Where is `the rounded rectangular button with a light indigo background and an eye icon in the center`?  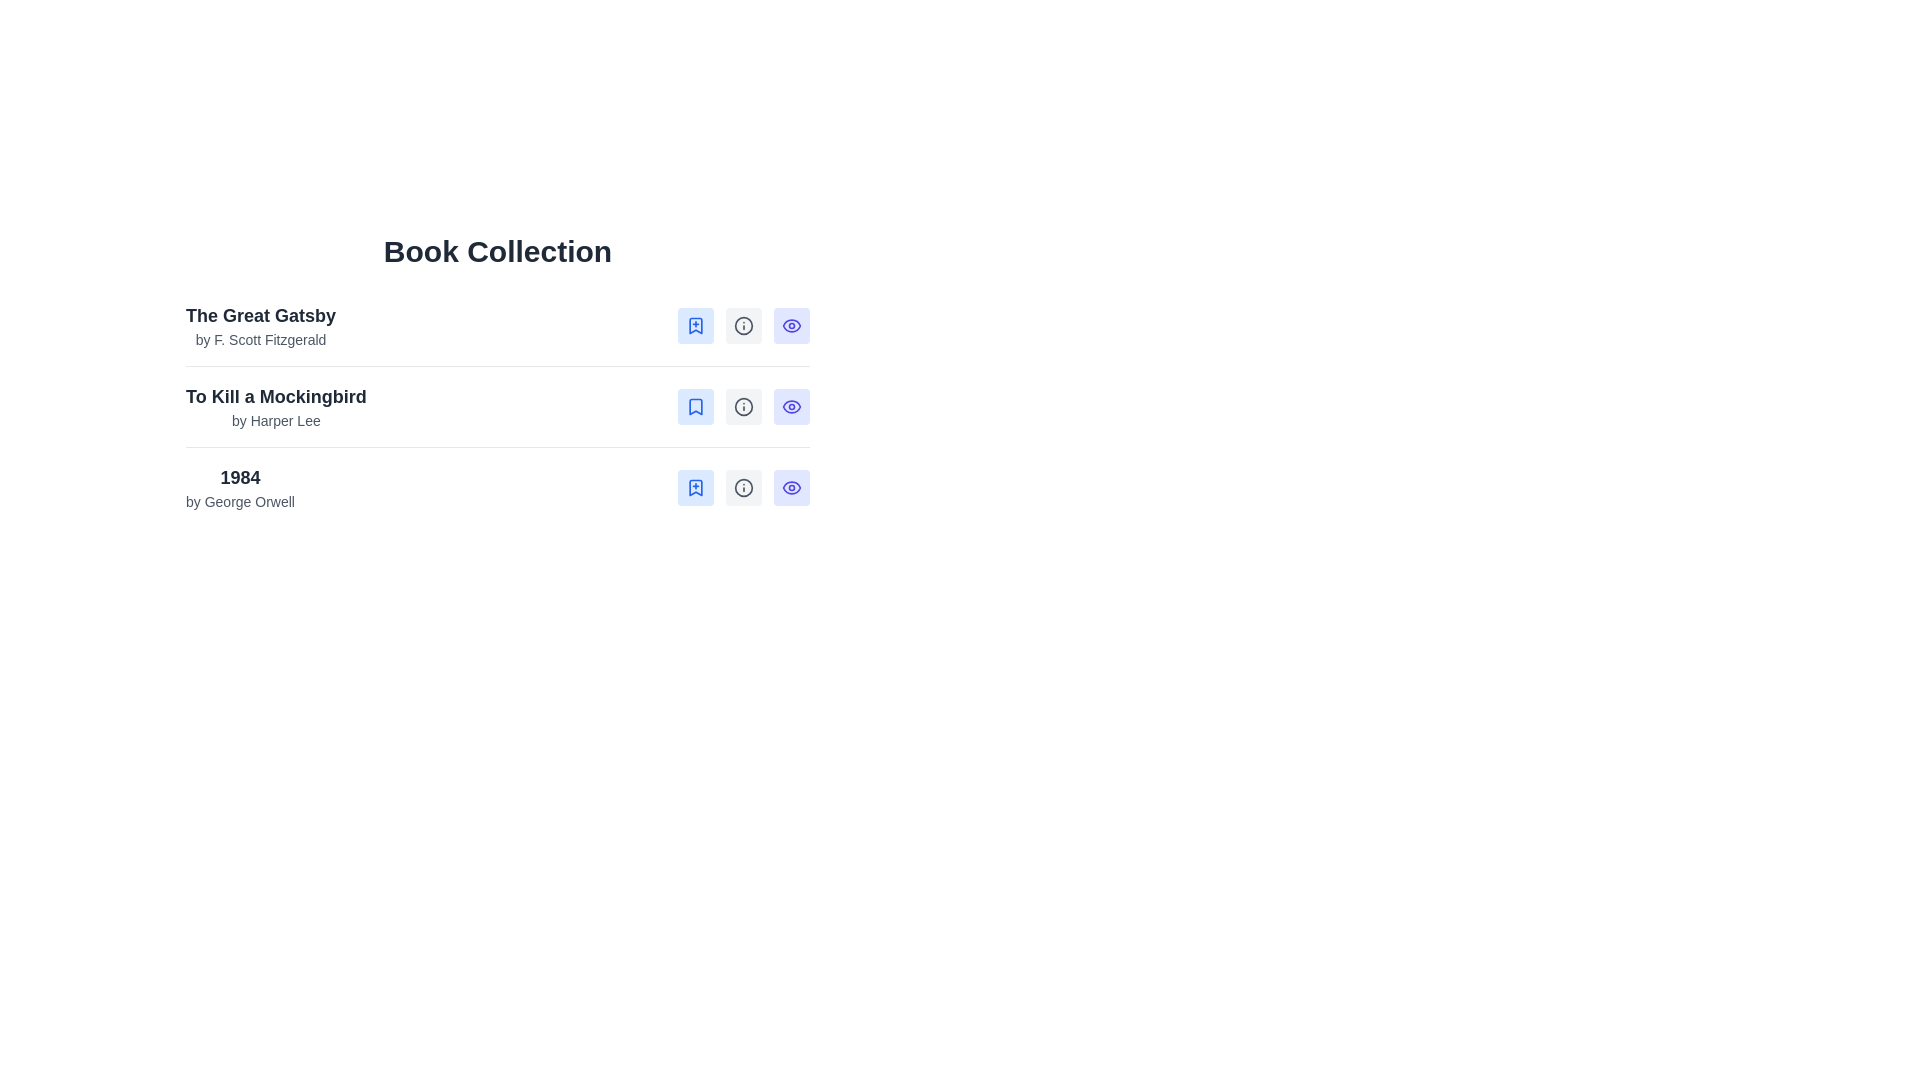 the rounded rectangular button with a light indigo background and an eye icon in the center is located at coordinates (791, 325).